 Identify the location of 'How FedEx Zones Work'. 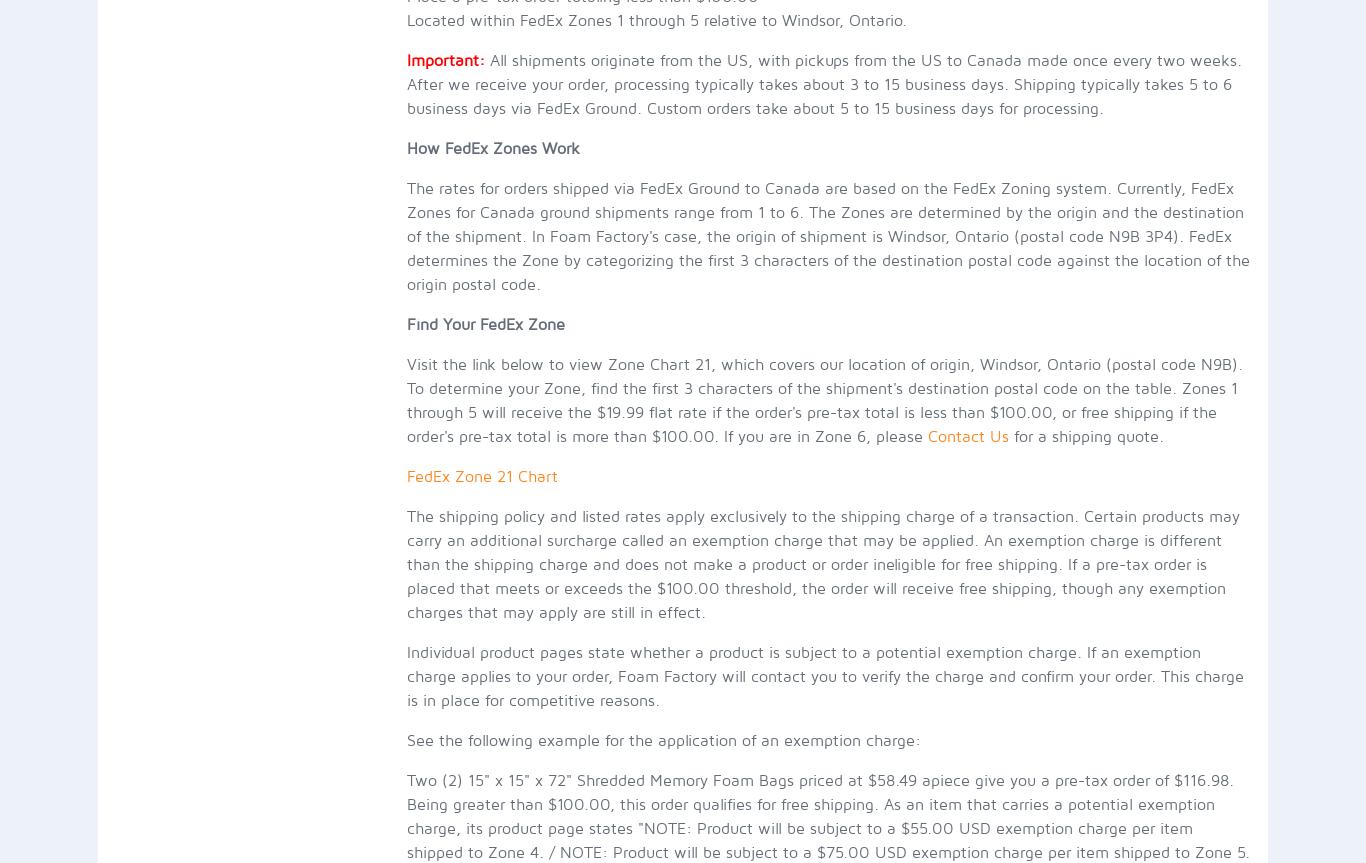
(492, 147).